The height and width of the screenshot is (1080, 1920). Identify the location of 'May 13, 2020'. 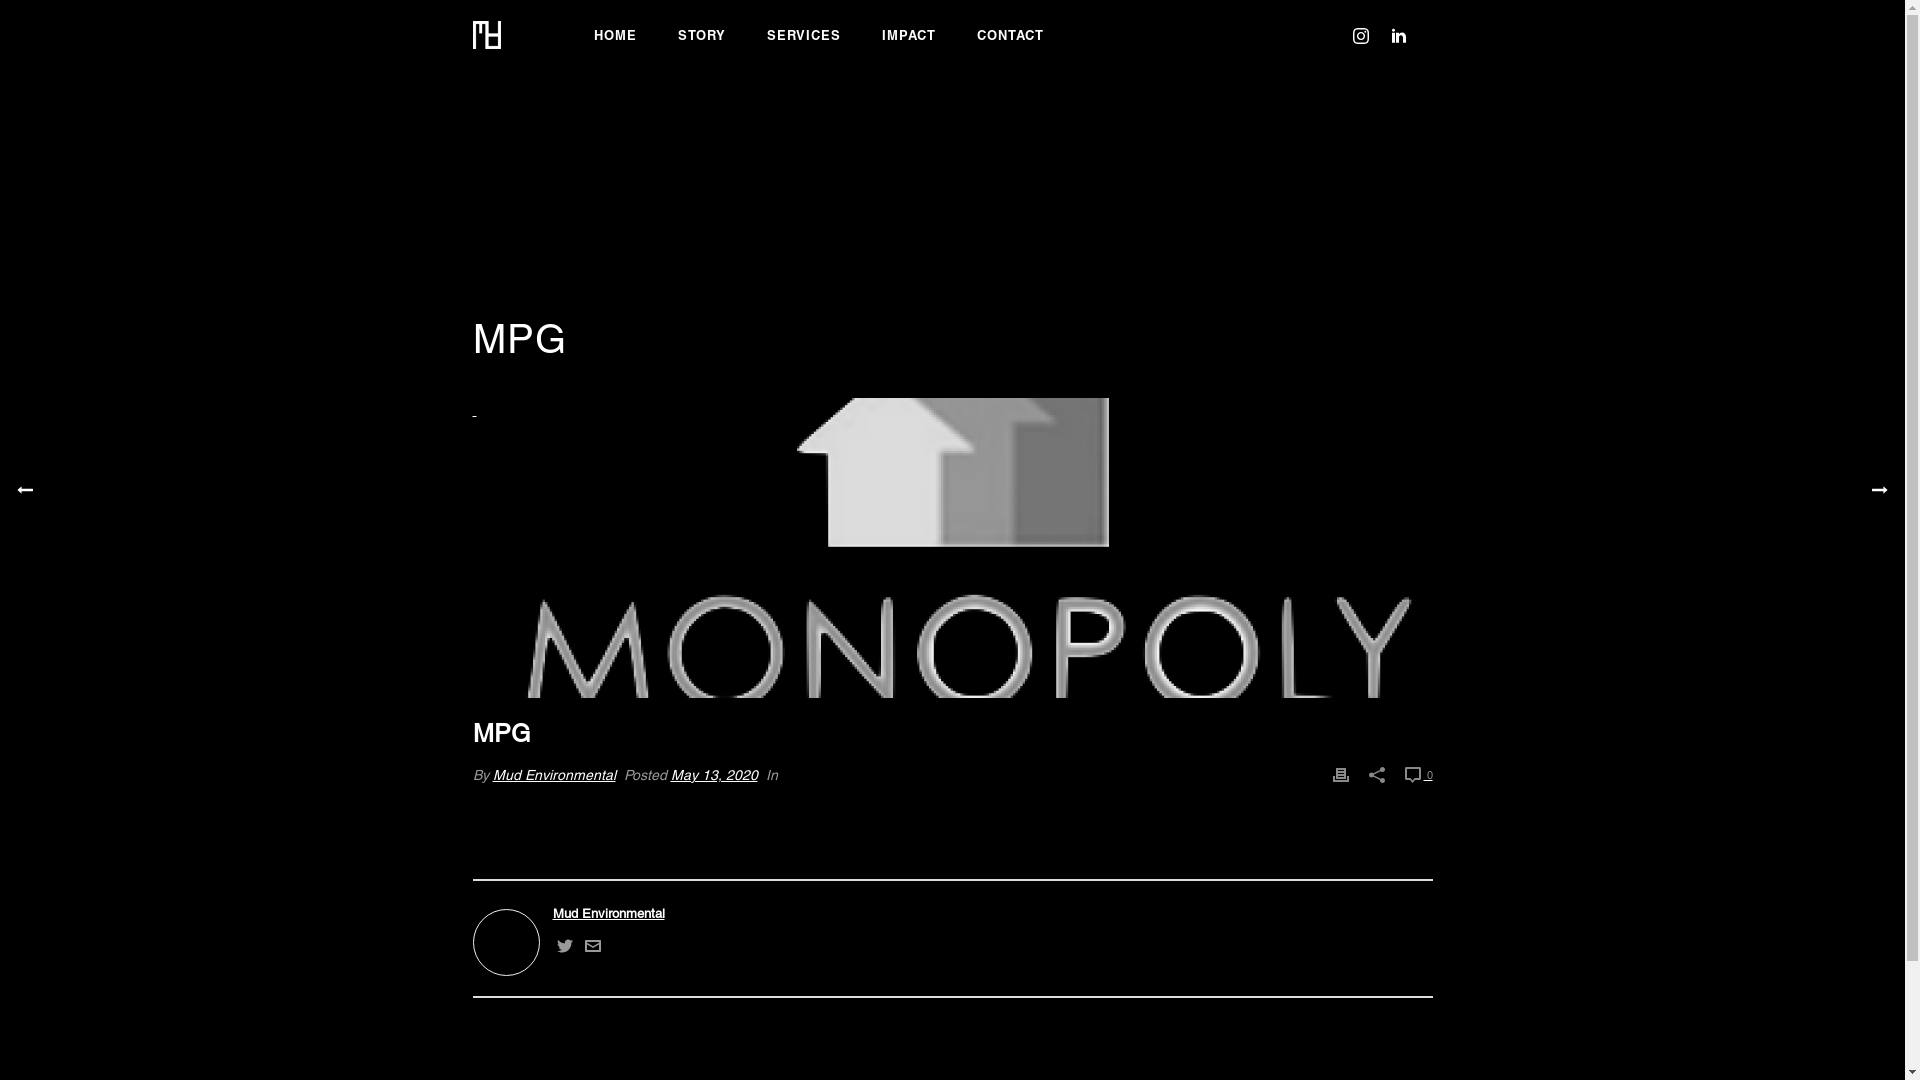
(713, 773).